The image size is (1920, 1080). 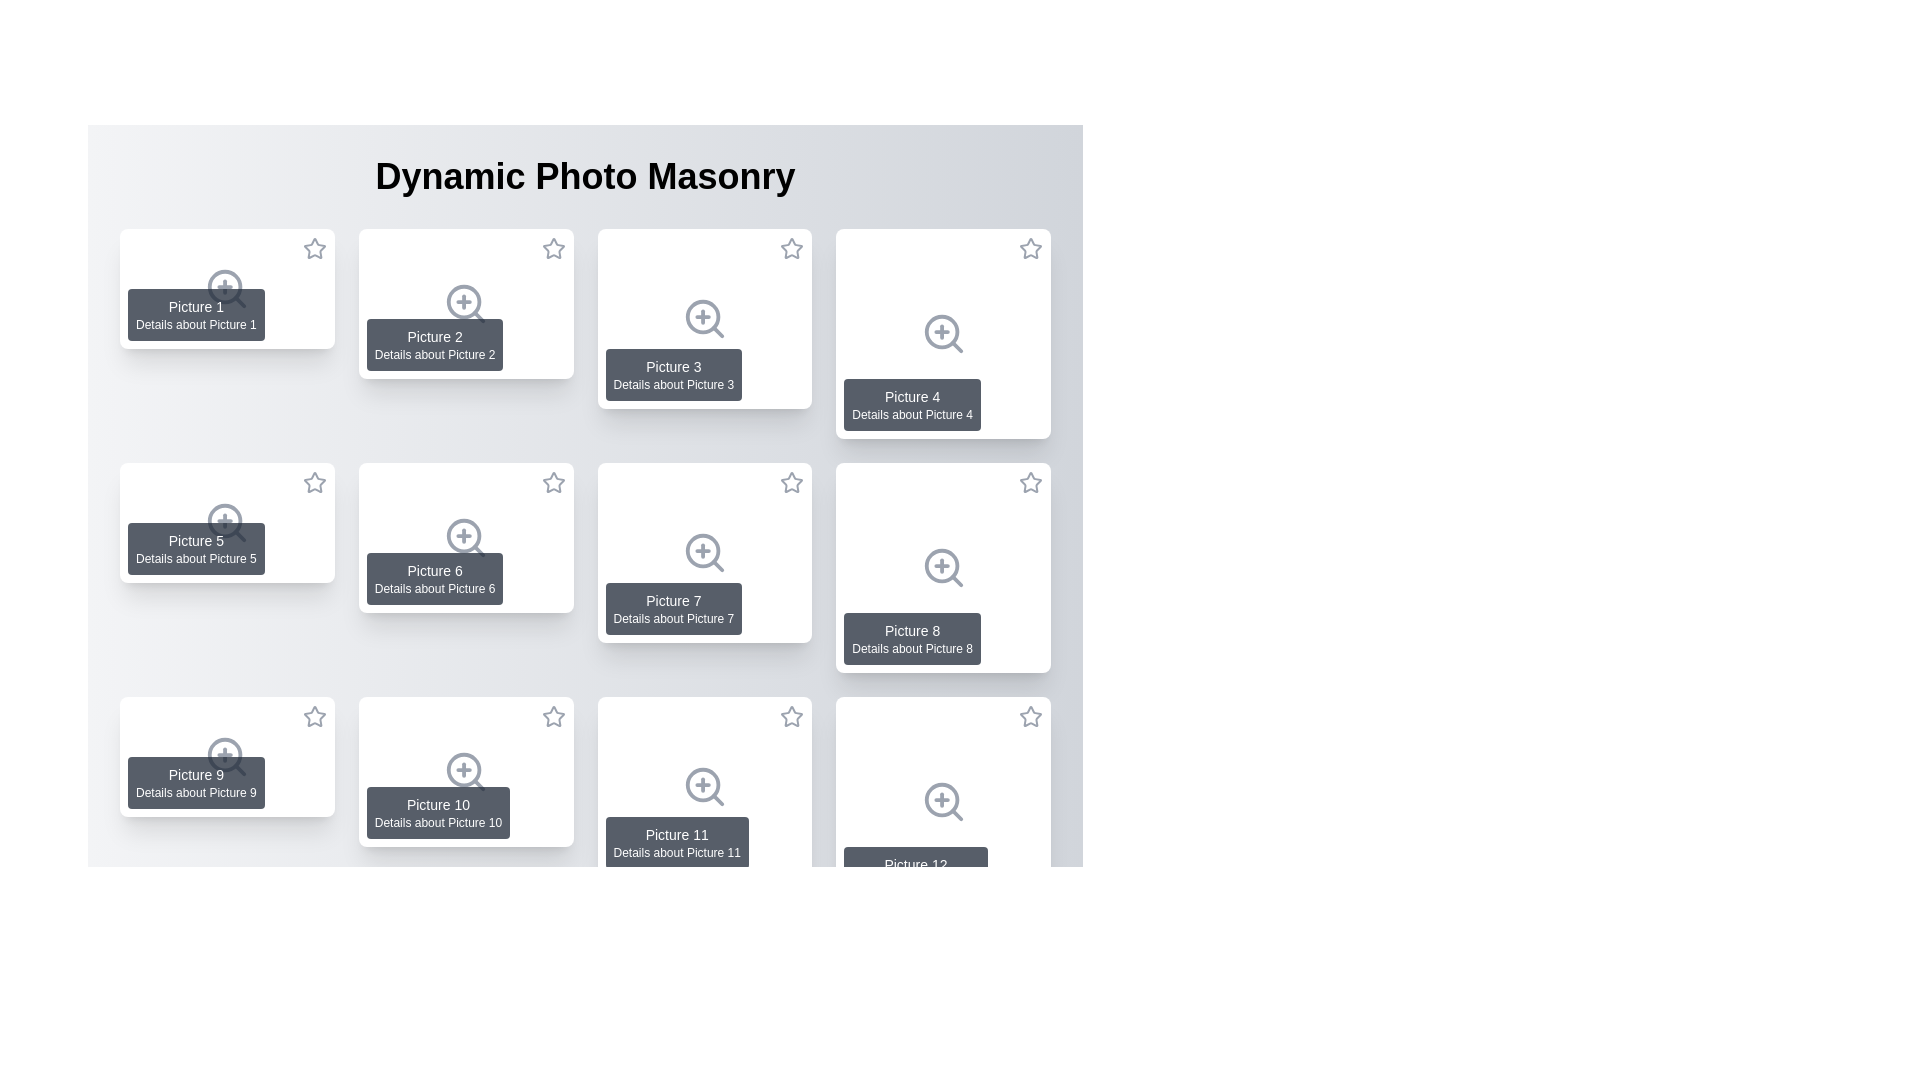 I want to click on the star icon located at the top-right corner of the media tile for 'Picture 1', so click(x=313, y=247).